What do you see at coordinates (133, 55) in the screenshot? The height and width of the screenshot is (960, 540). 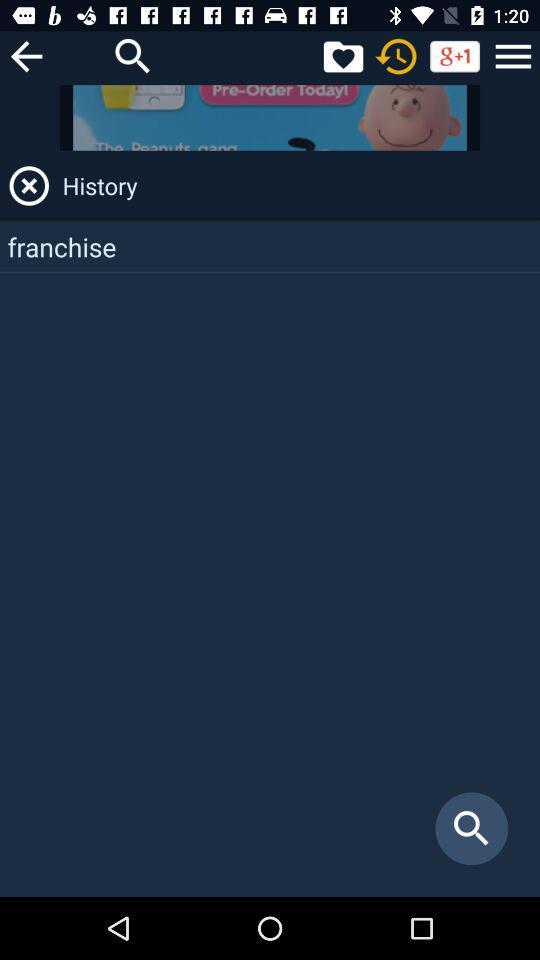 I see `search field` at bounding box center [133, 55].